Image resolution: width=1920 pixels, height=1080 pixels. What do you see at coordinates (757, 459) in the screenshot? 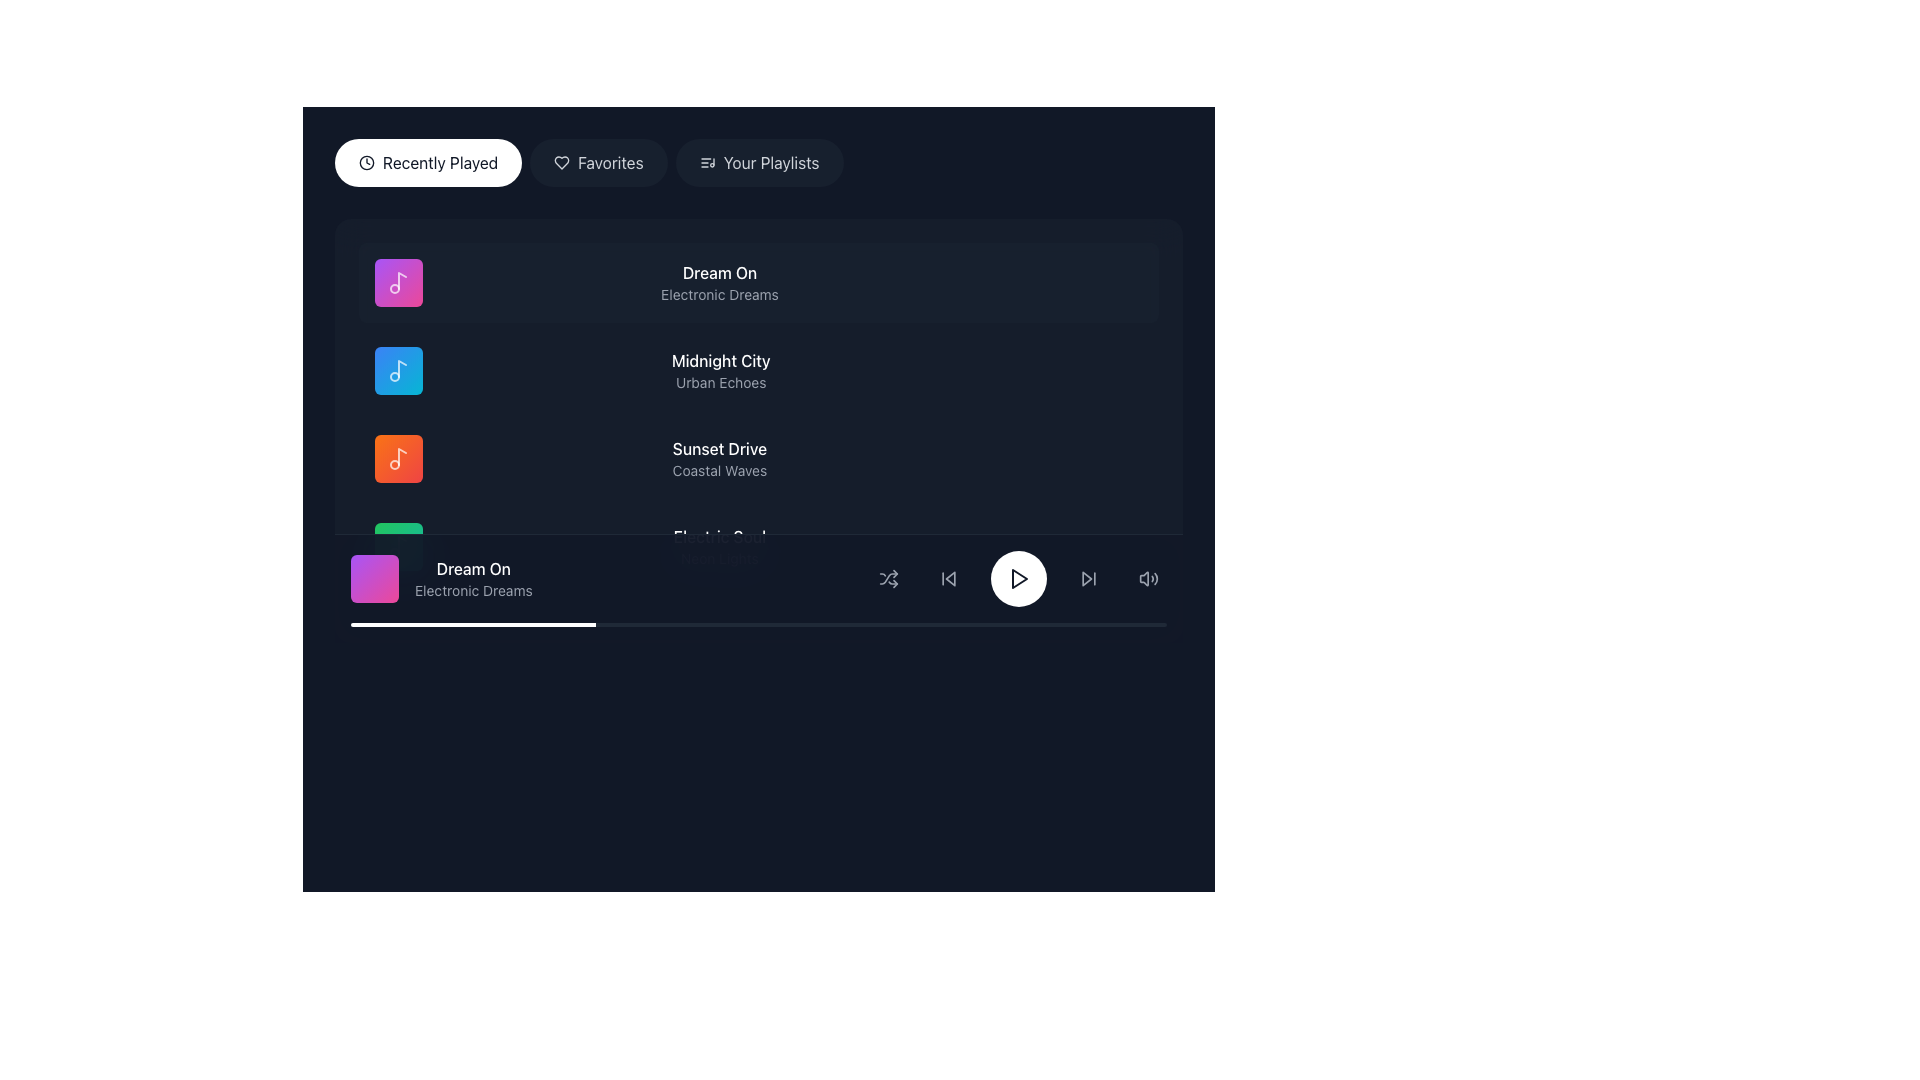
I see `the interactive list item button representing the music track 'Sunset Drive' associated with 'Coastal Waves'` at bounding box center [757, 459].